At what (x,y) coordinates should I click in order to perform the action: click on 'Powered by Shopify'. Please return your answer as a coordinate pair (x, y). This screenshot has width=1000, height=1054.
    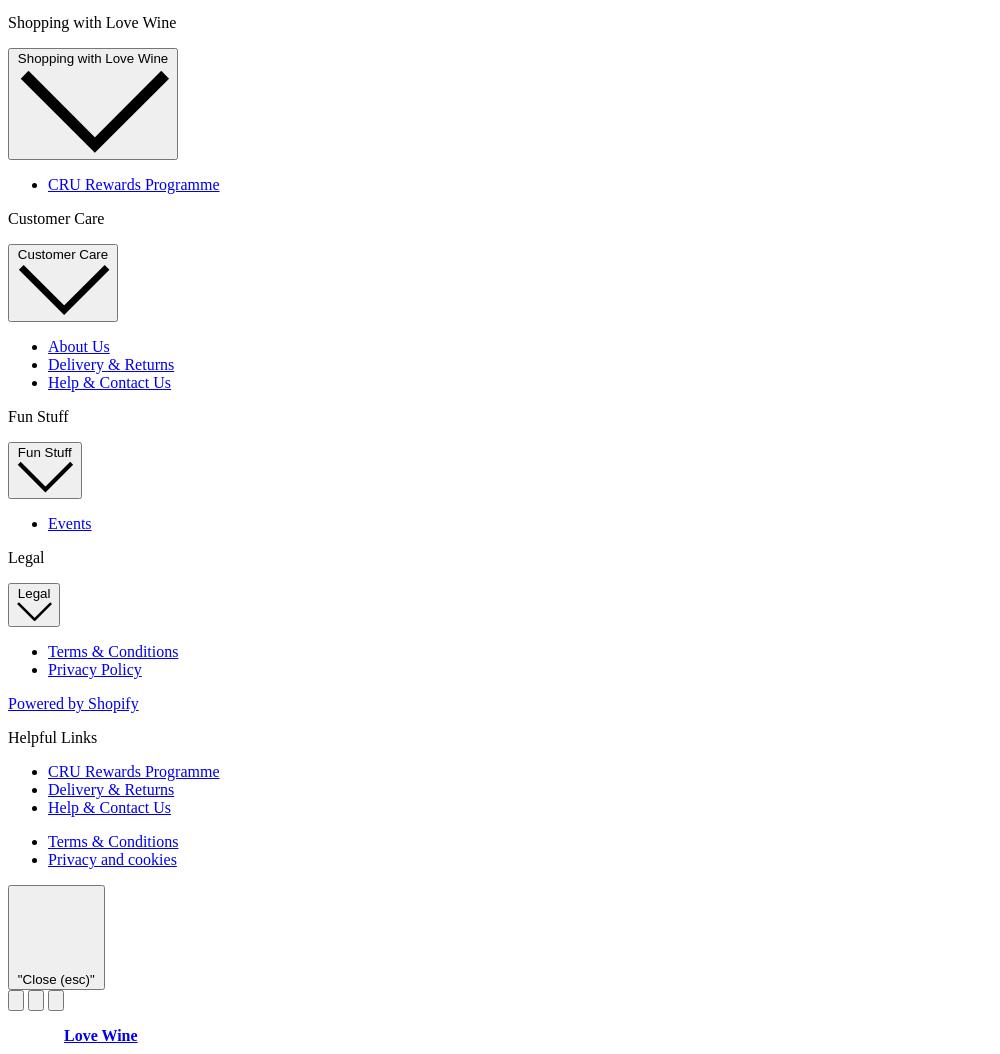
    Looking at the image, I should click on (72, 702).